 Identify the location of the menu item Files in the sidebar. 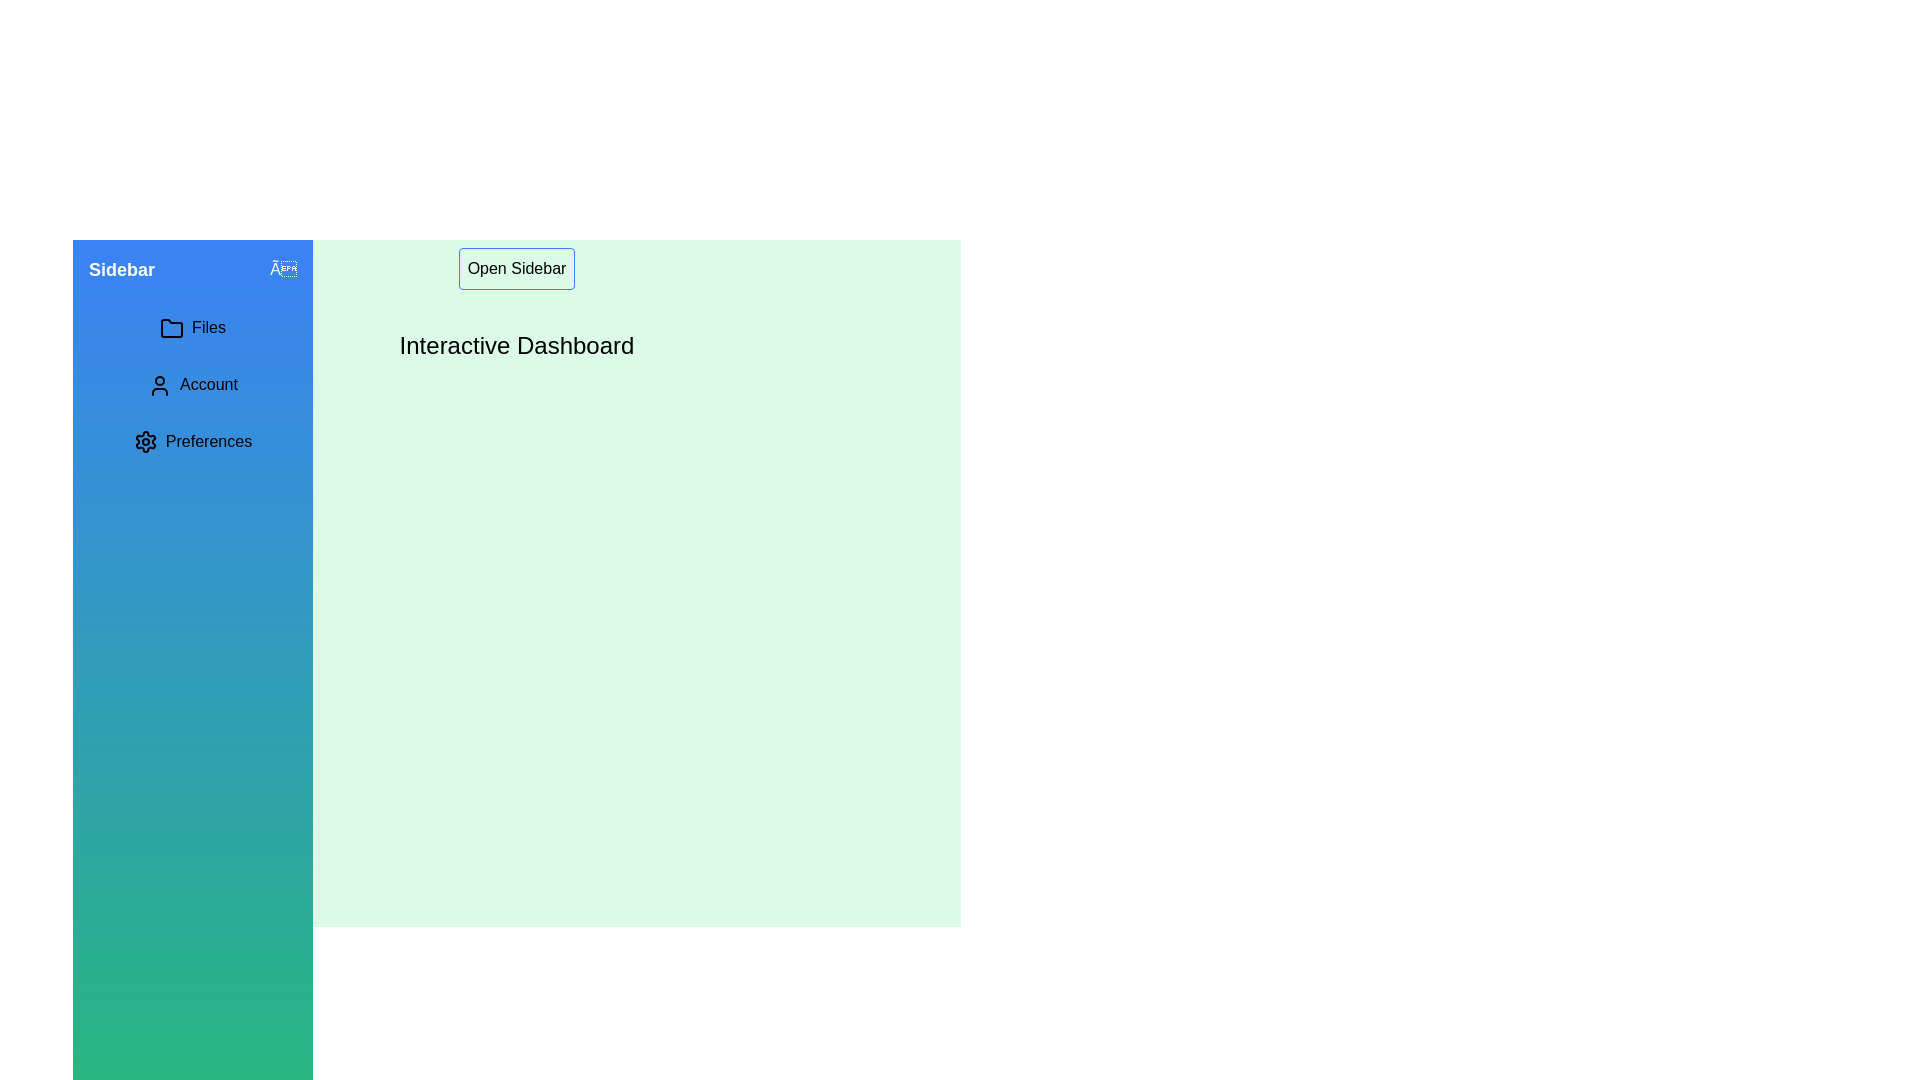
(192, 326).